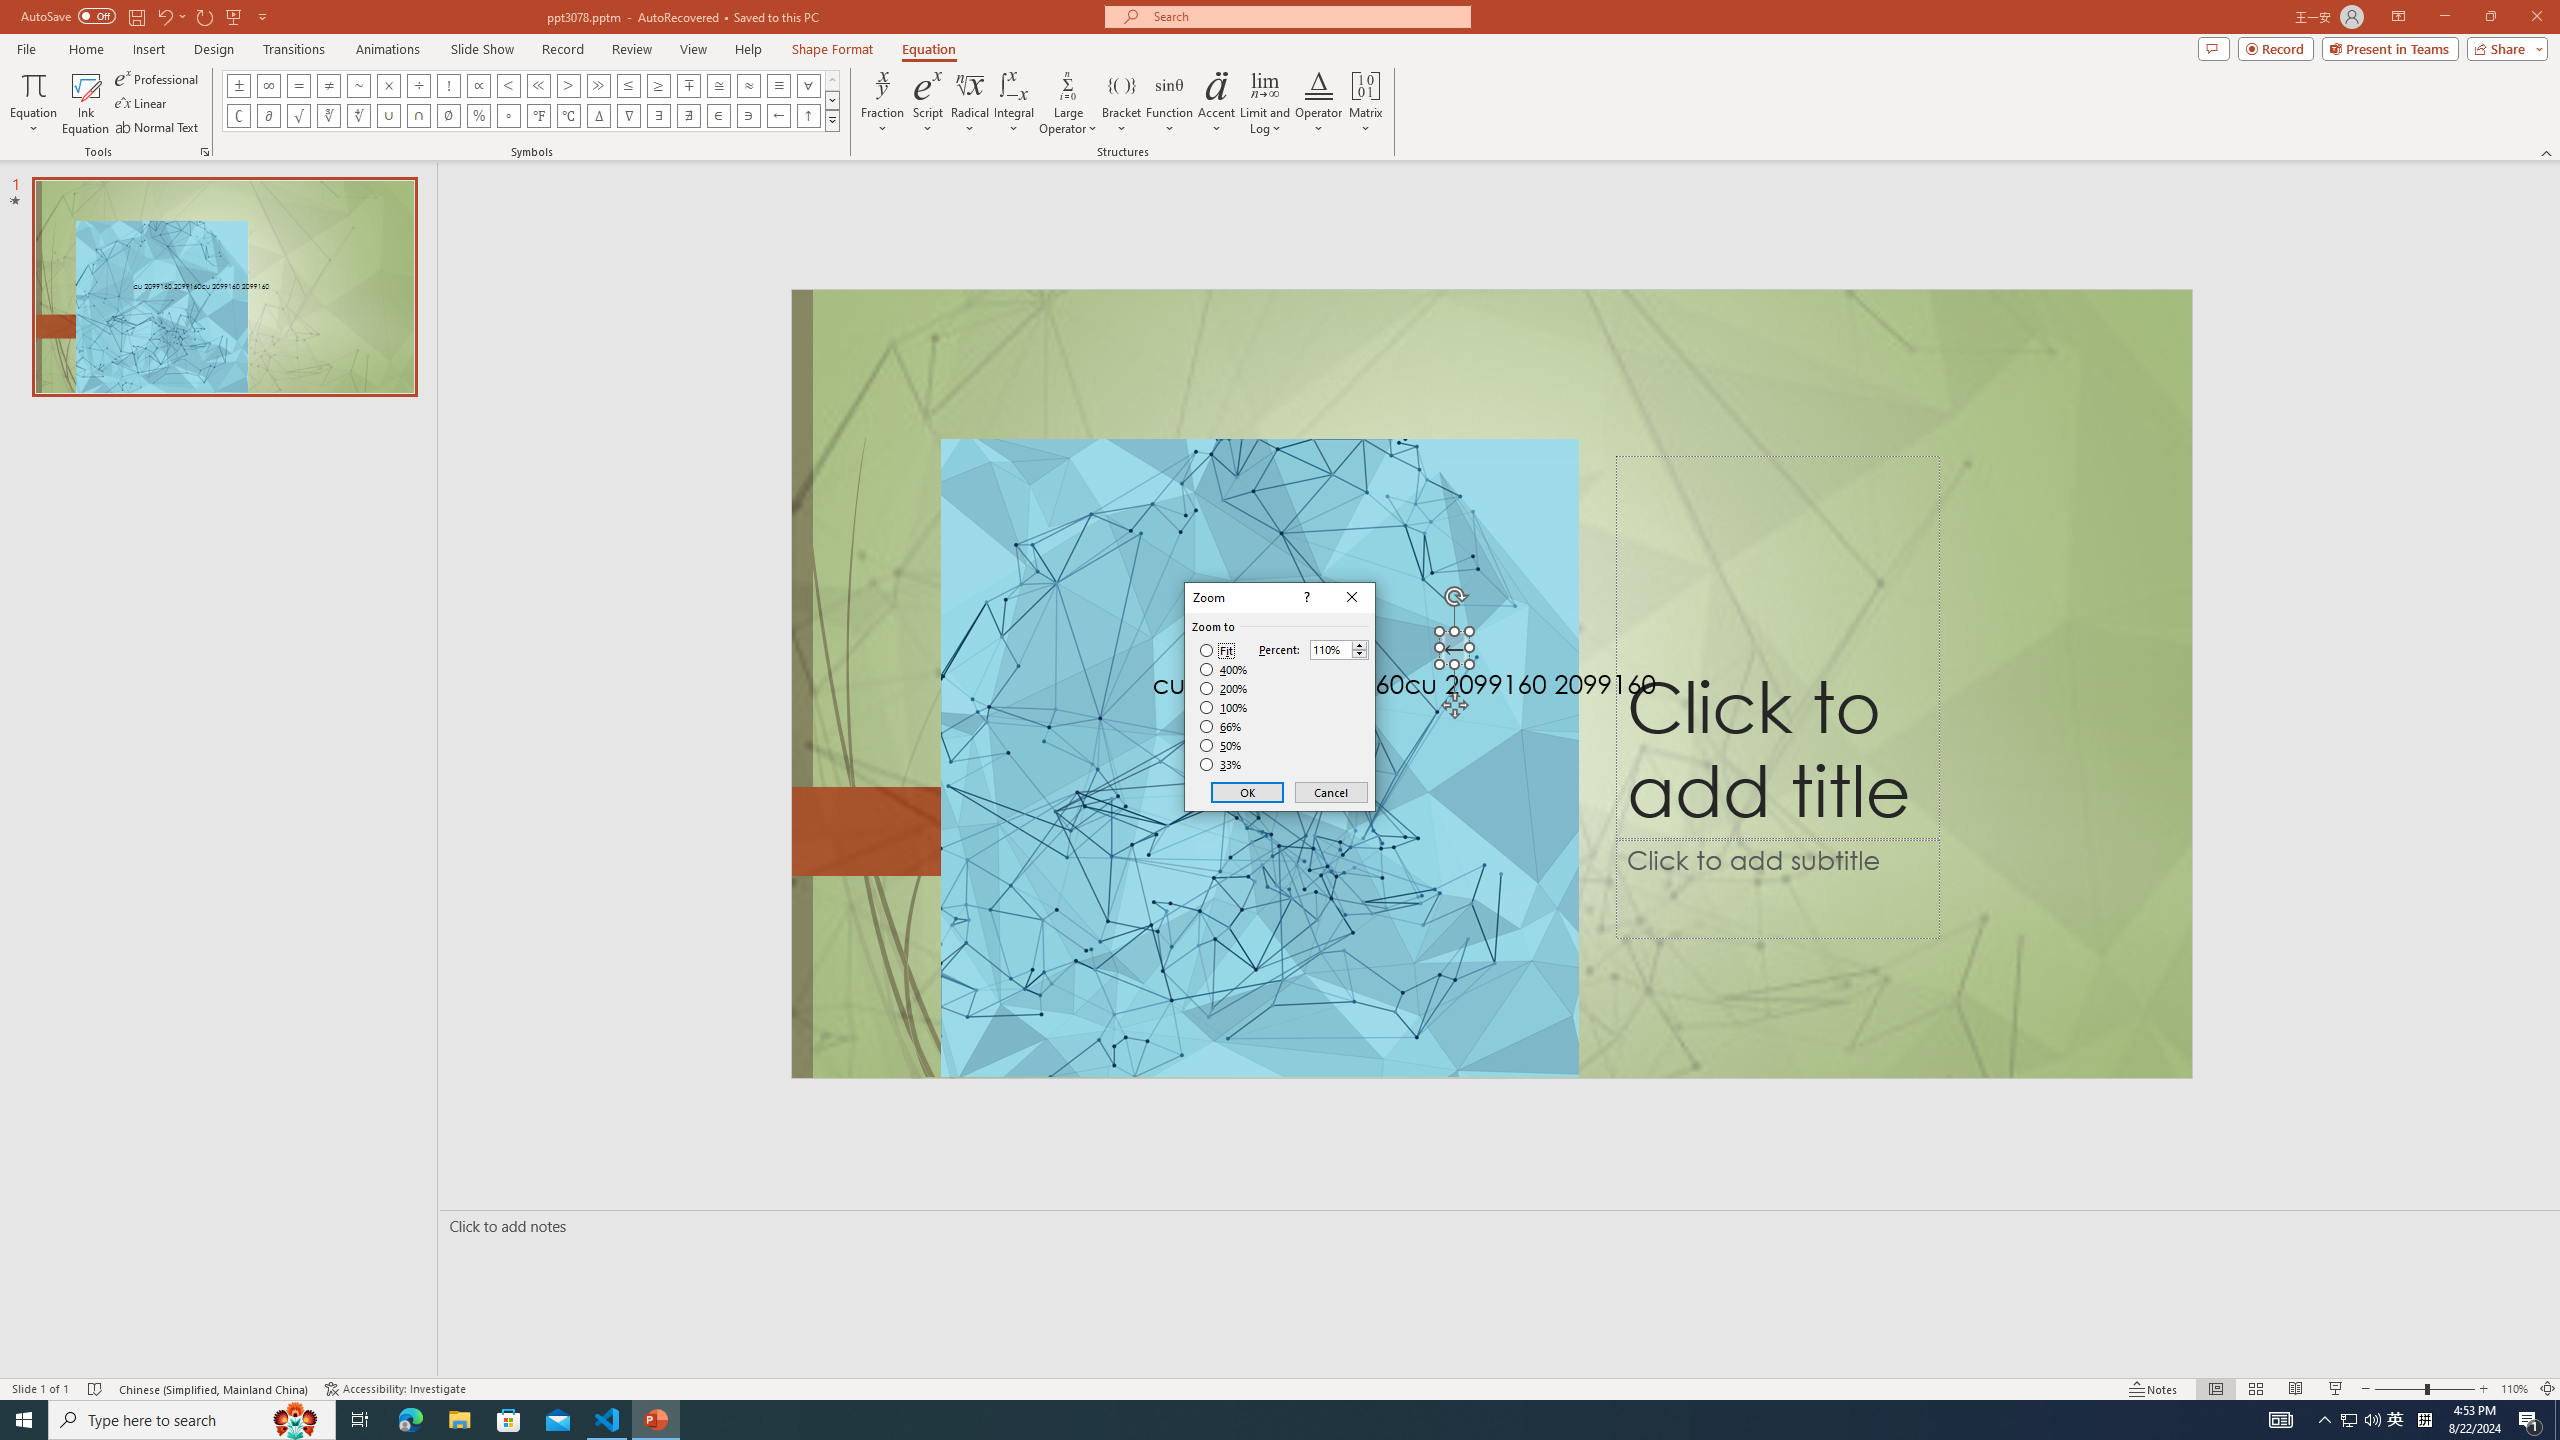 The width and height of the screenshot is (2560, 1440). I want to click on '200%', so click(1223, 689).